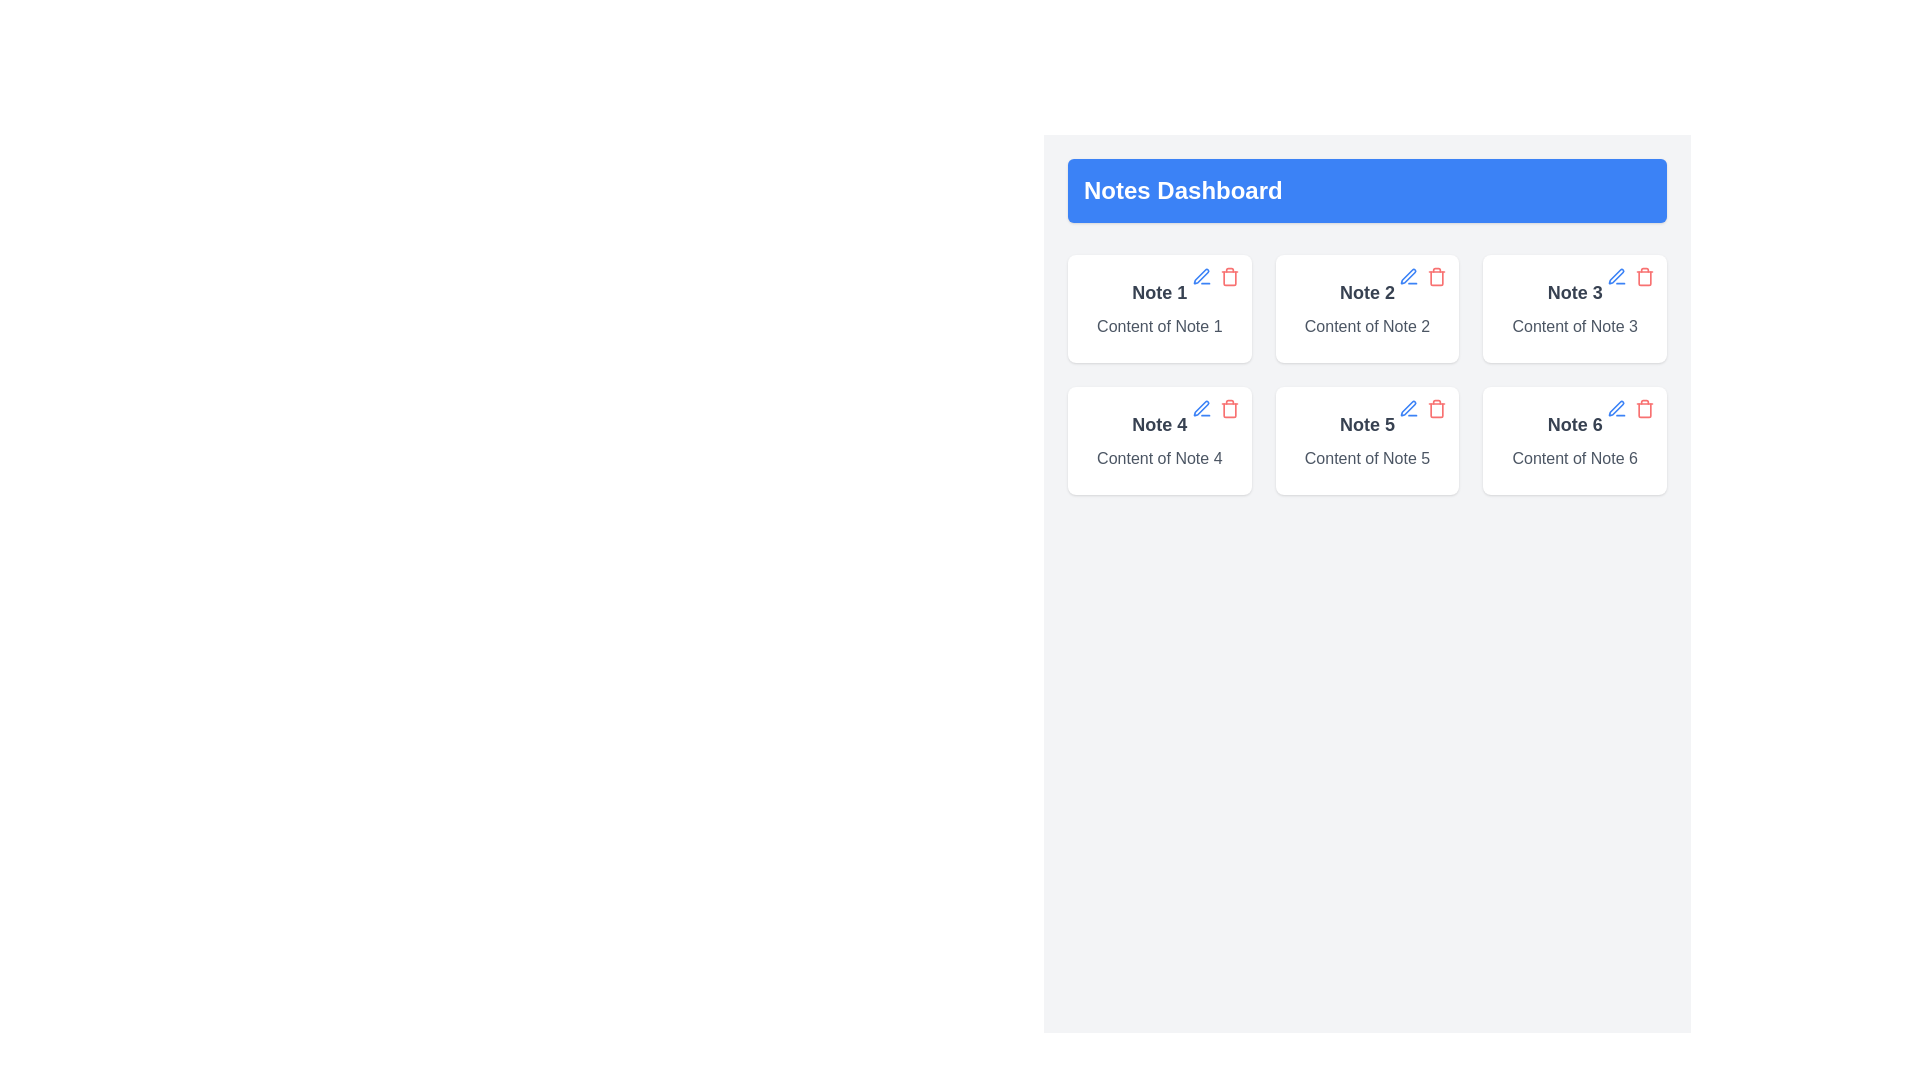 This screenshot has height=1080, width=1920. Describe the element at coordinates (1645, 277) in the screenshot. I see `the delete icon located at the top-right of 'Note 3' card` at that location.